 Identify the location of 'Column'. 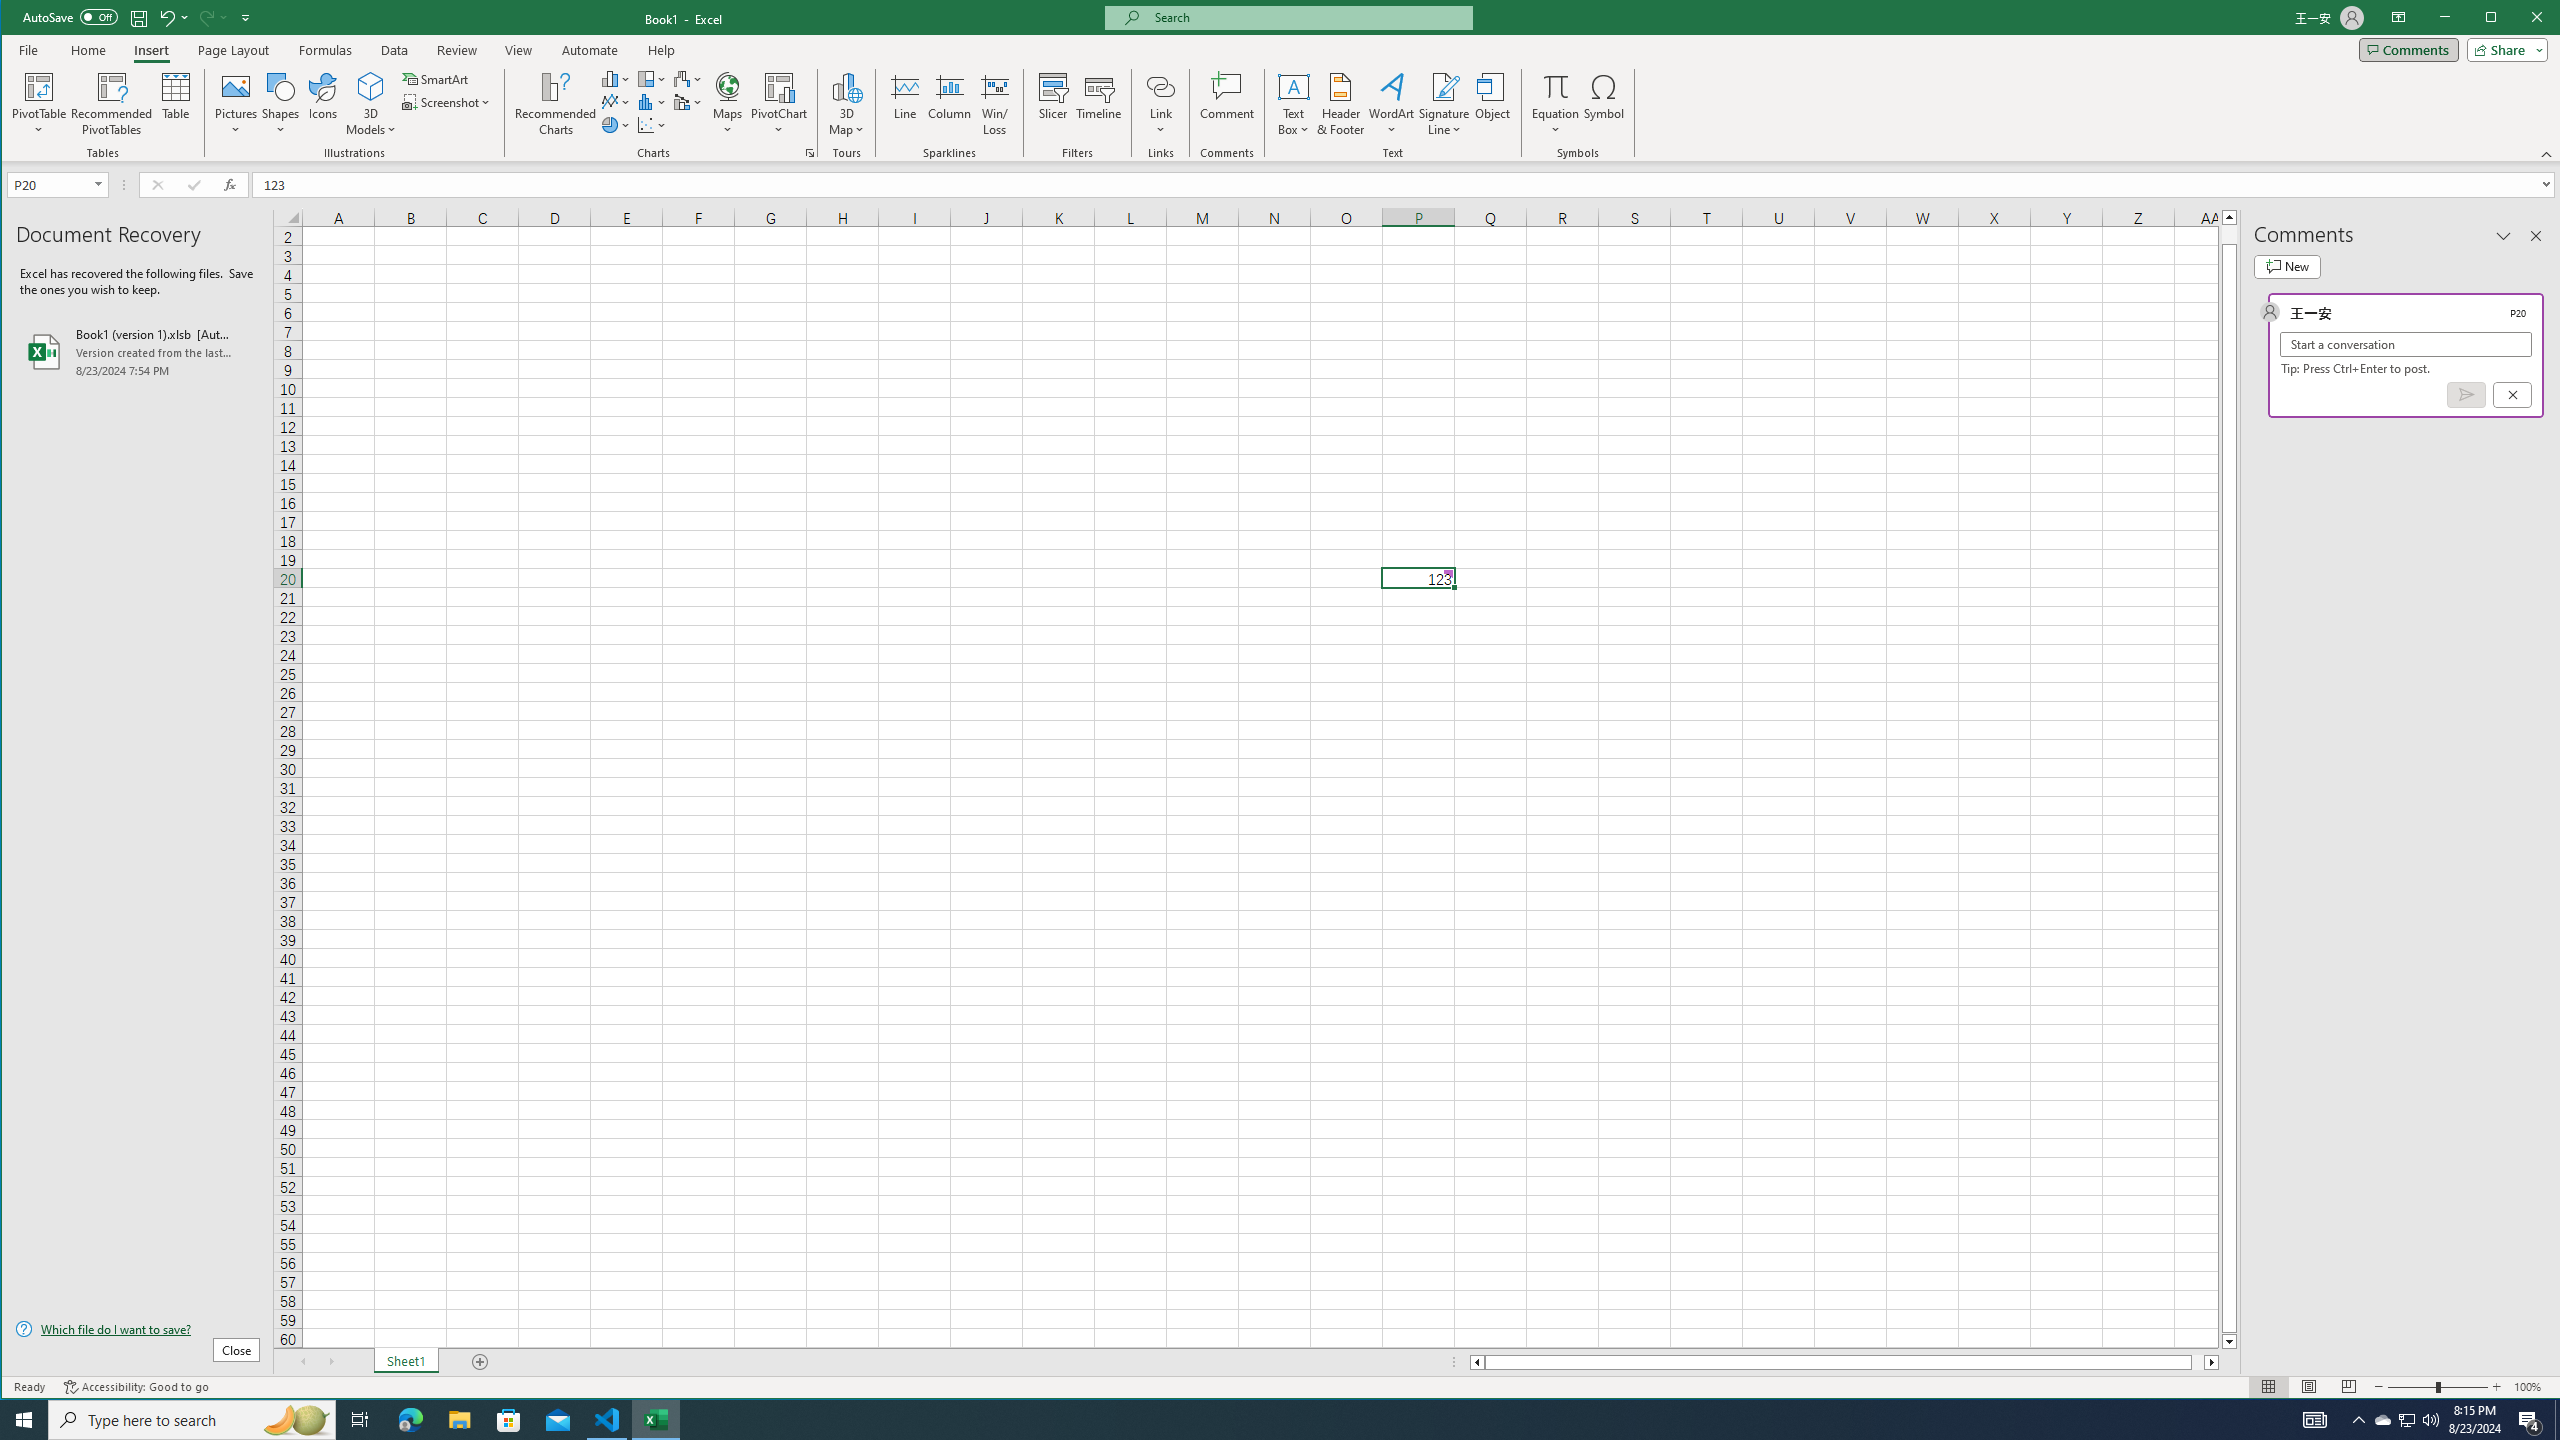
(949, 103).